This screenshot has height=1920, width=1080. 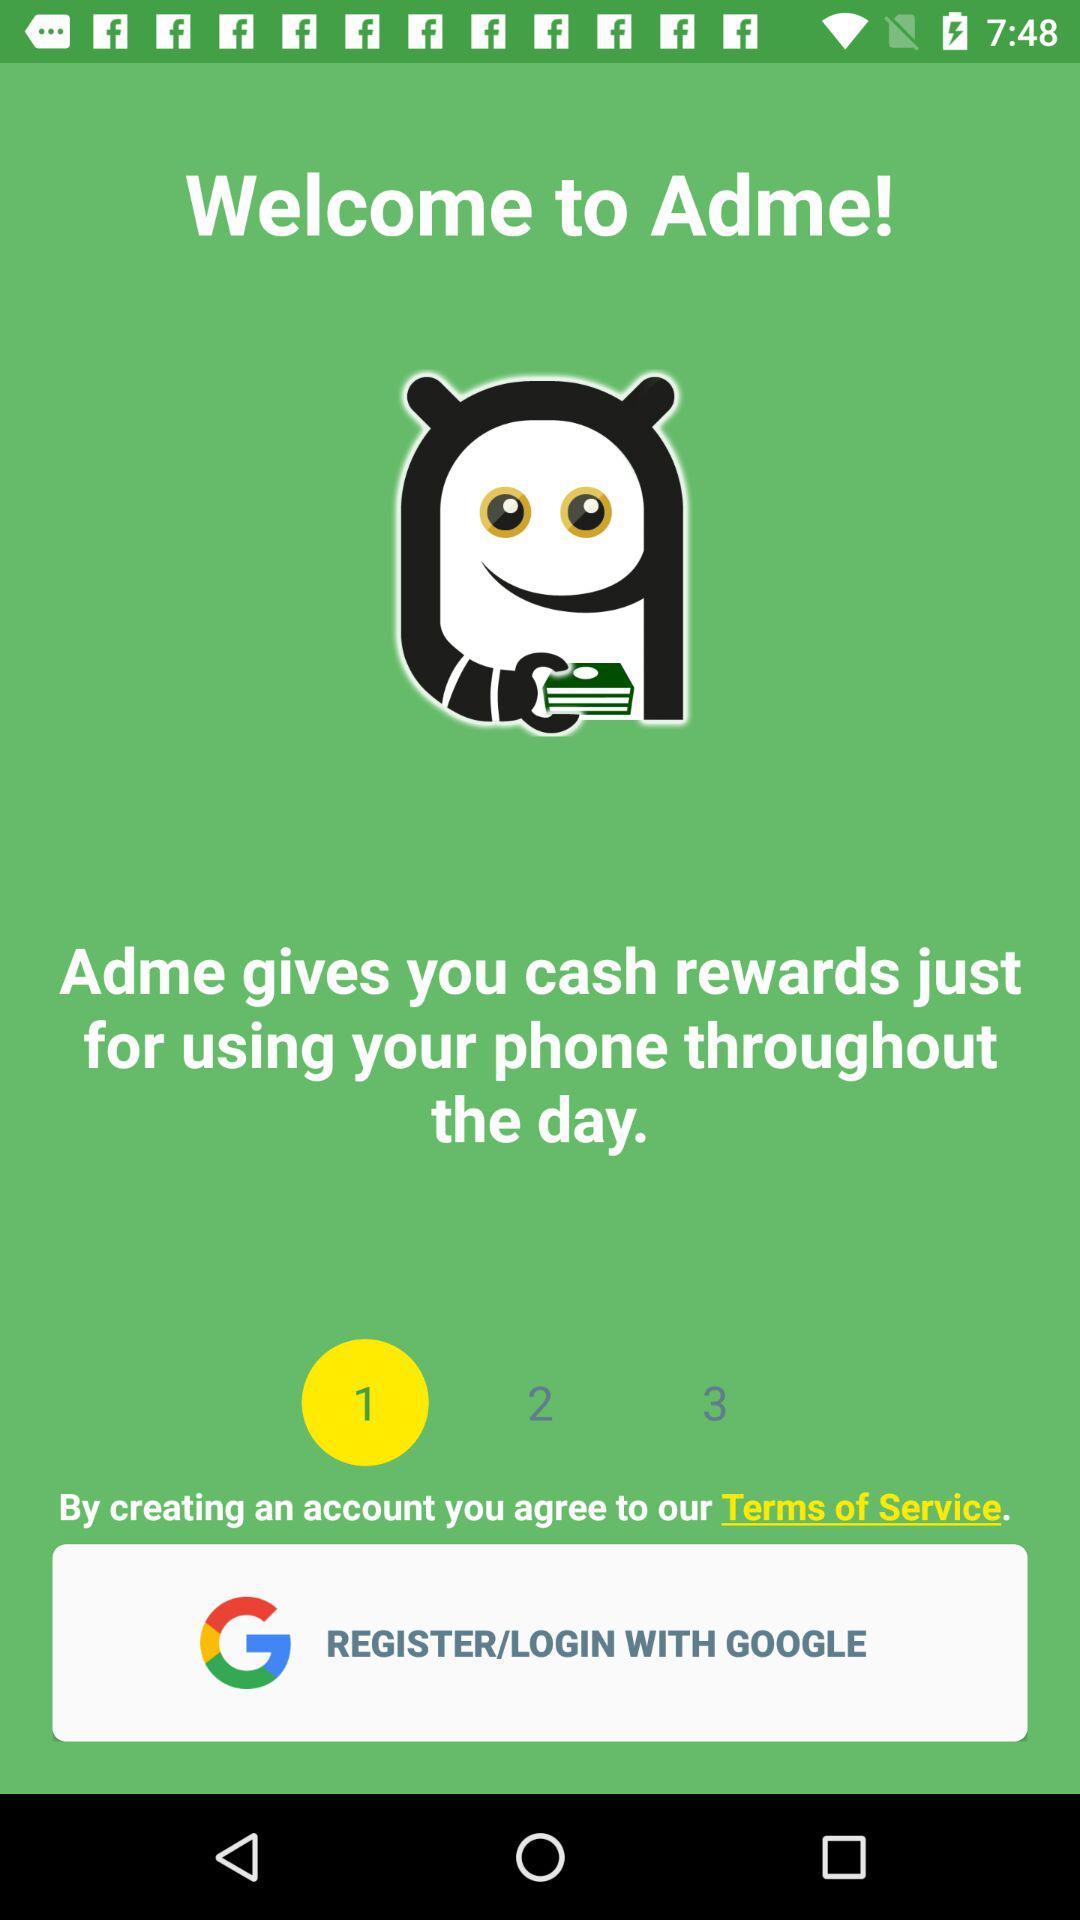 What do you see at coordinates (608, 1642) in the screenshot?
I see `the register login with icon` at bounding box center [608, 1642].